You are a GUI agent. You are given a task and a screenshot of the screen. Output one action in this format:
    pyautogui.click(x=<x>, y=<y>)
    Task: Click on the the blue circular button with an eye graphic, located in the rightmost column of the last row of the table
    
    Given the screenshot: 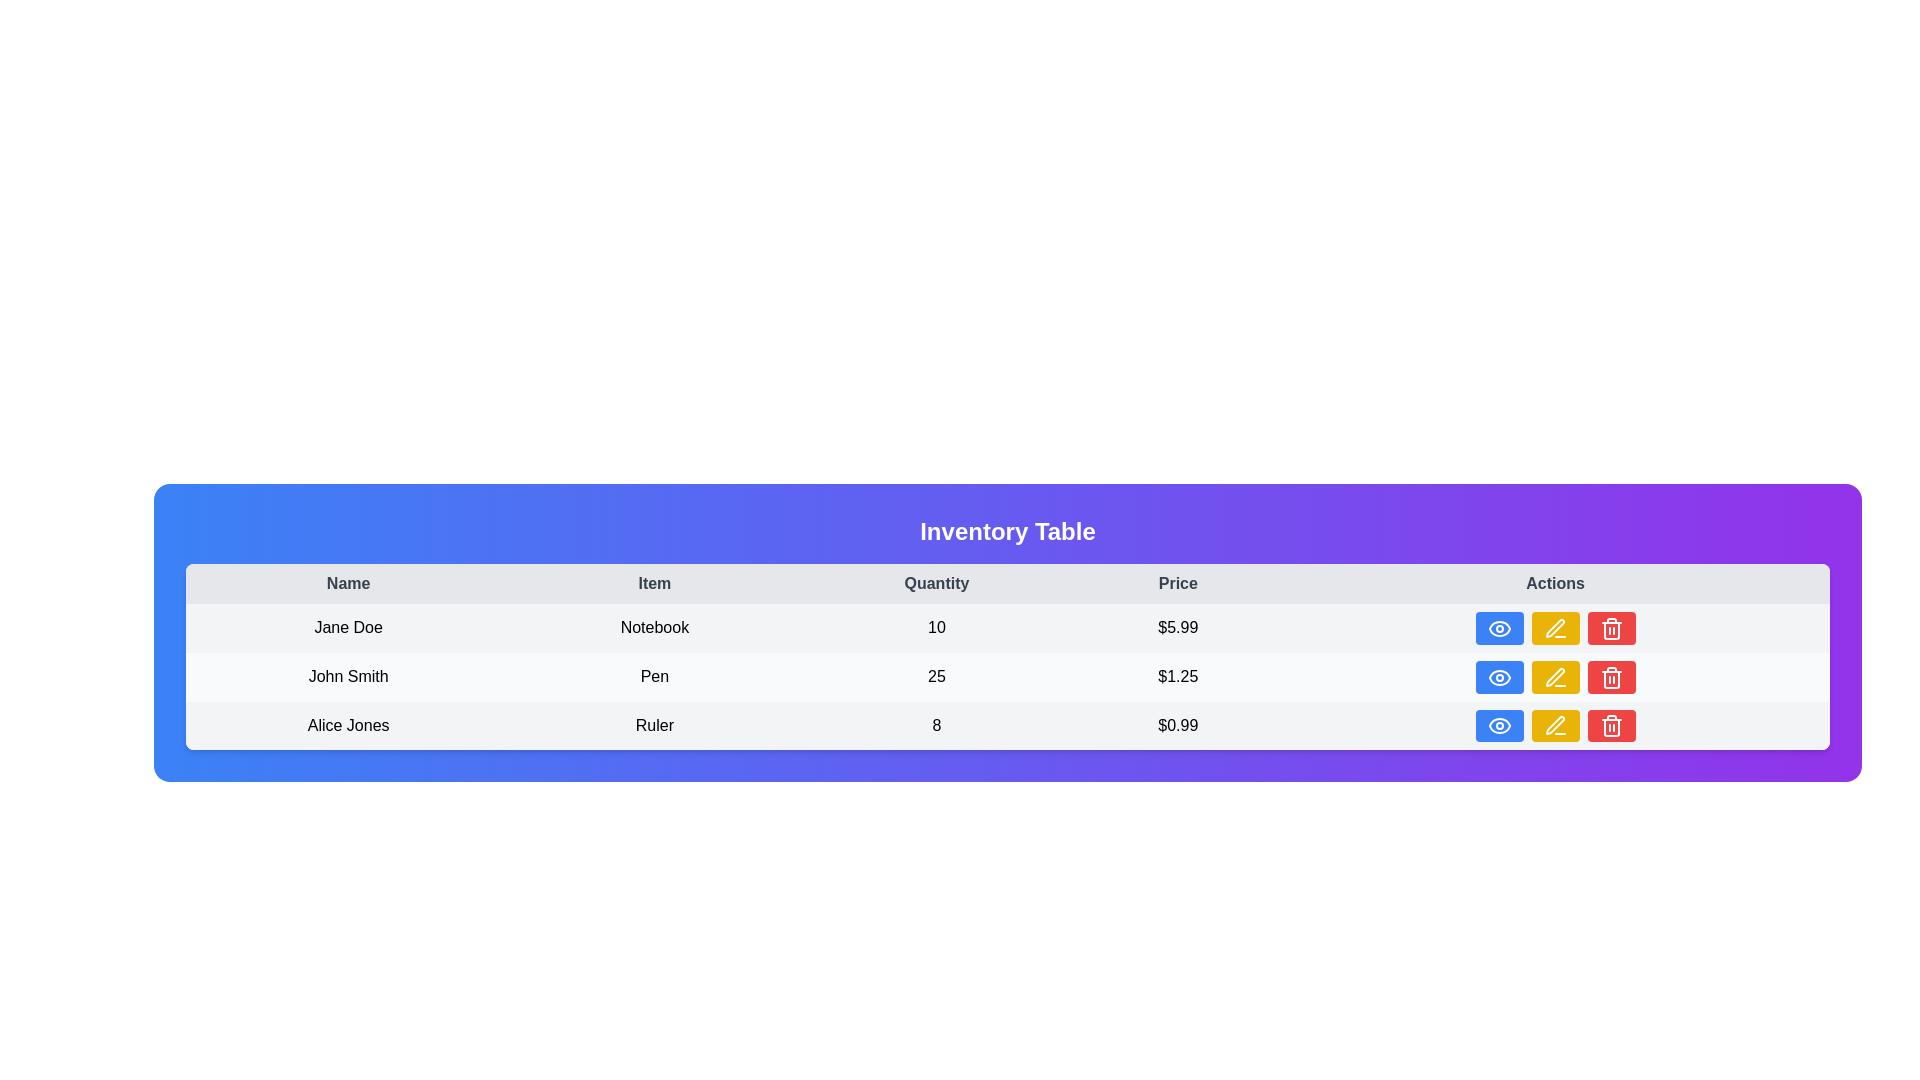 What is the action you would take?
    pyautogui.click(x=1499, y=726)
    